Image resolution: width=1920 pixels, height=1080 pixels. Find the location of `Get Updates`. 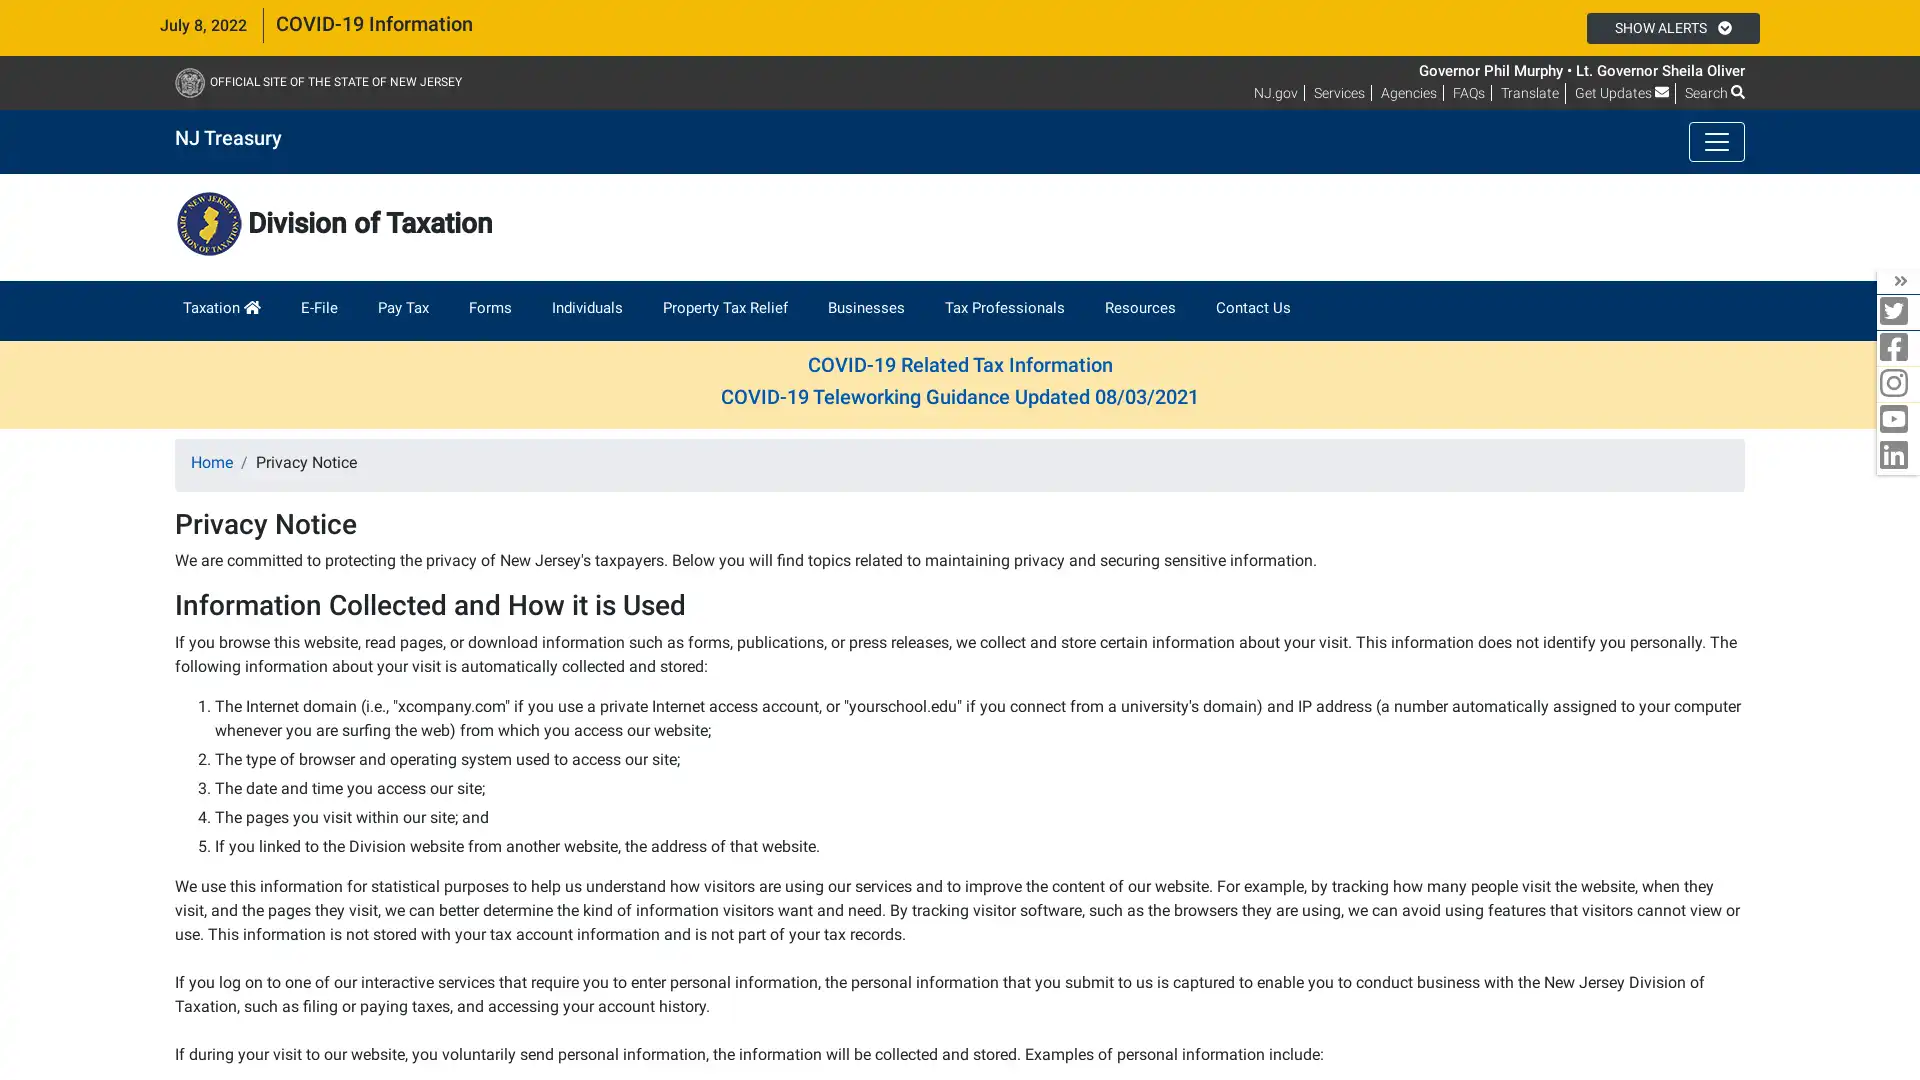

Get Updates is located at coordinates (1622, 92).